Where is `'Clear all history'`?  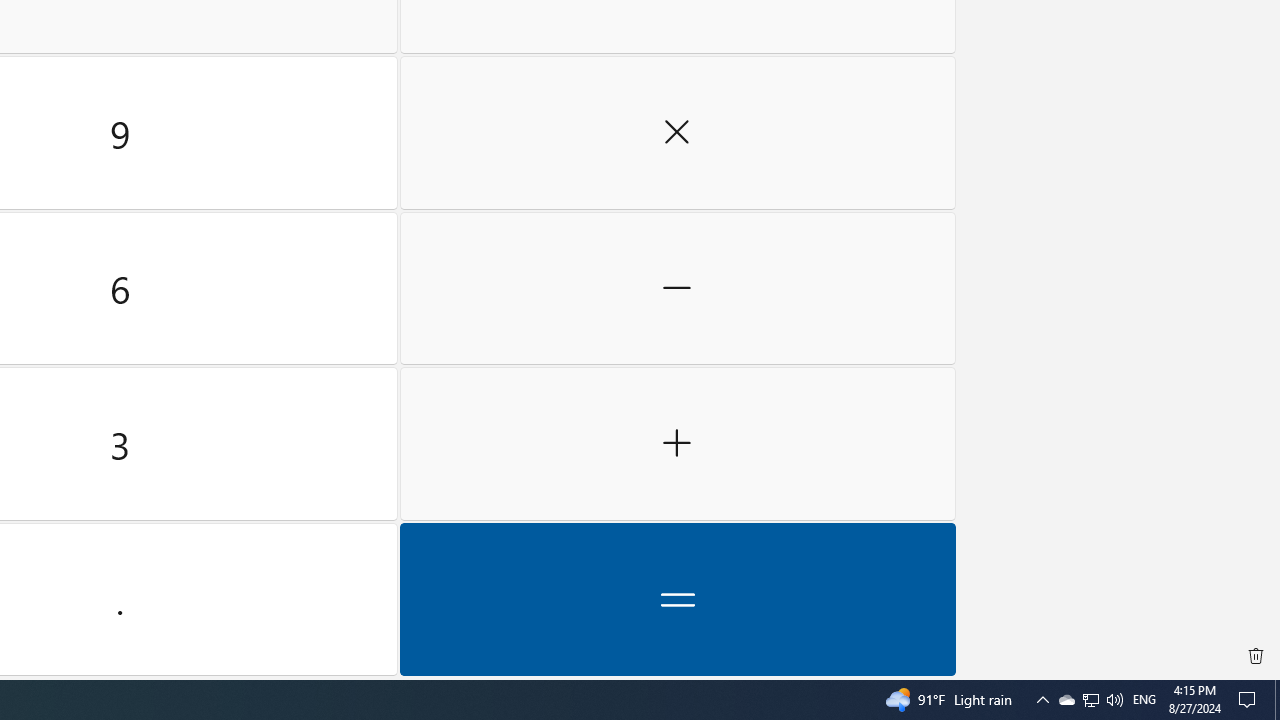
'Clear all history' is located at coordinates (1255, 655).